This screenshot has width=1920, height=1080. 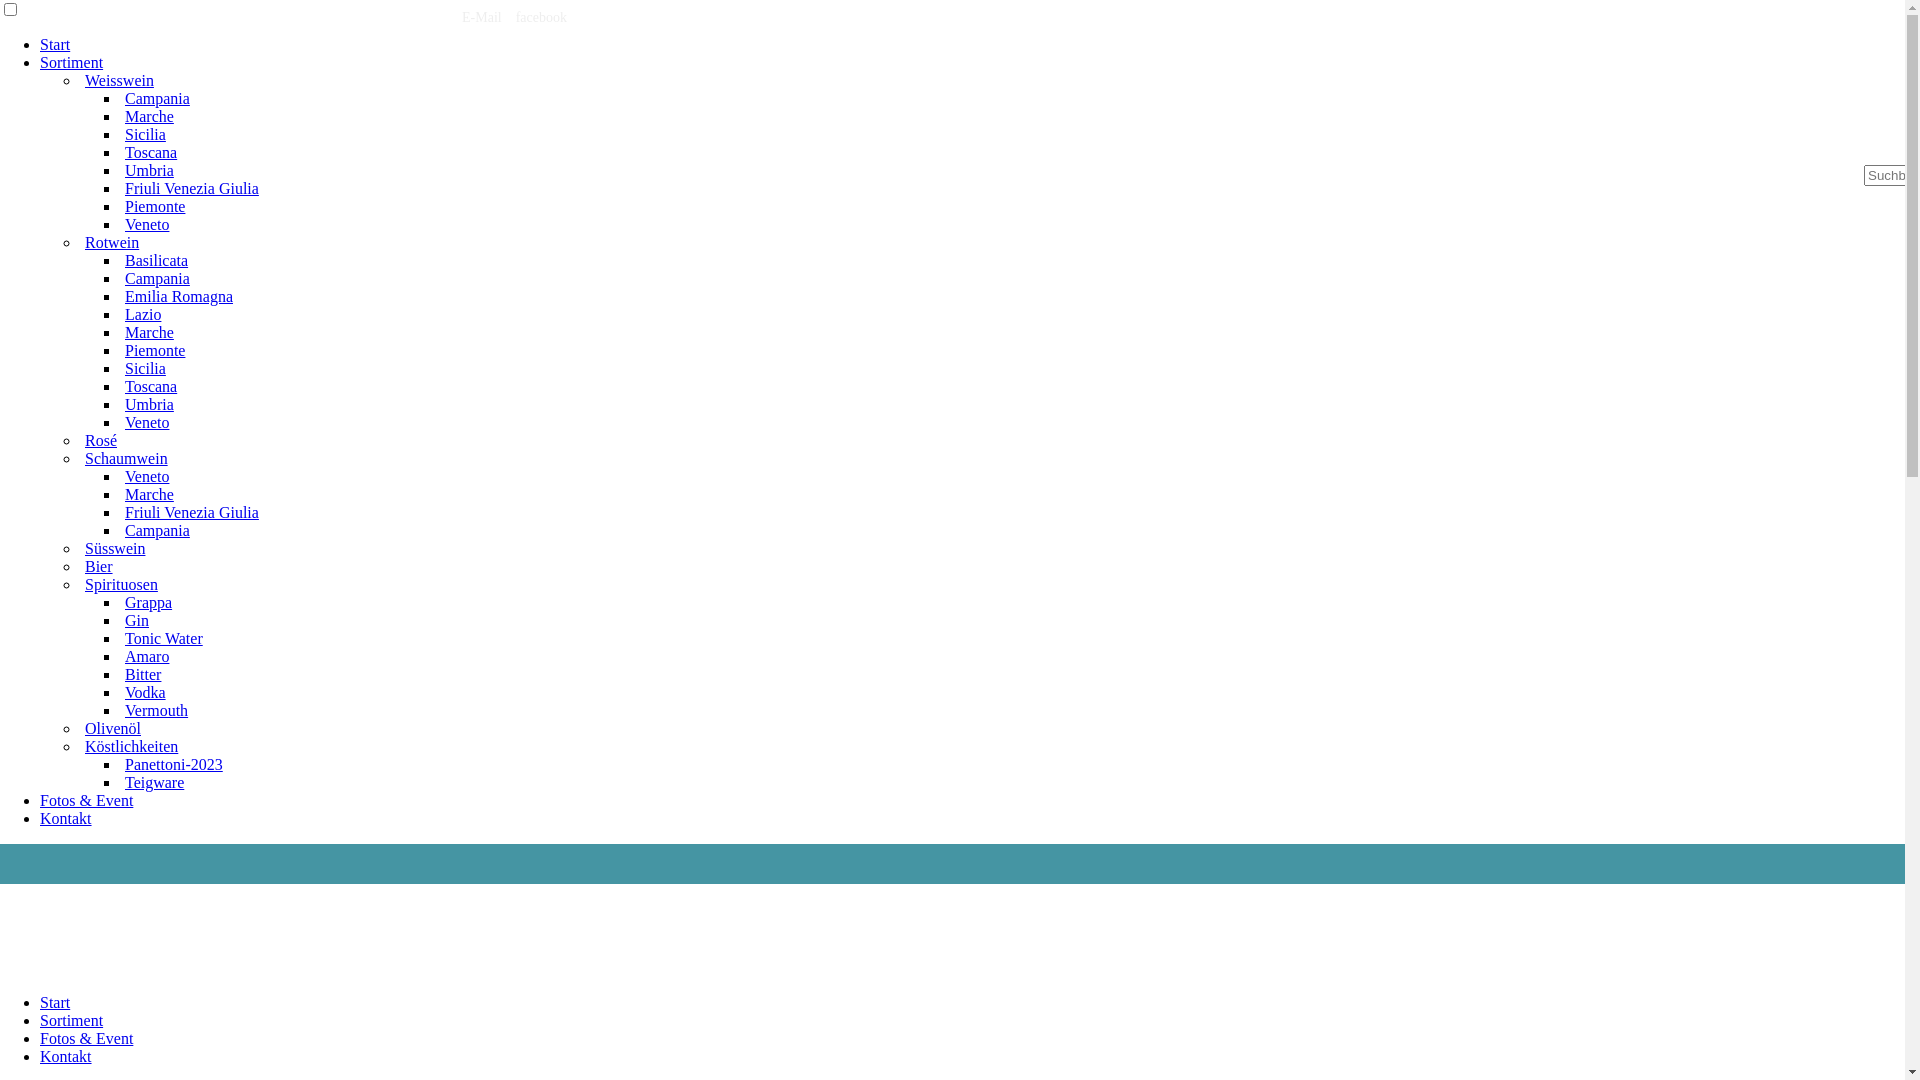 I want to click on 'Rotwein', so click(x=110, y=241).